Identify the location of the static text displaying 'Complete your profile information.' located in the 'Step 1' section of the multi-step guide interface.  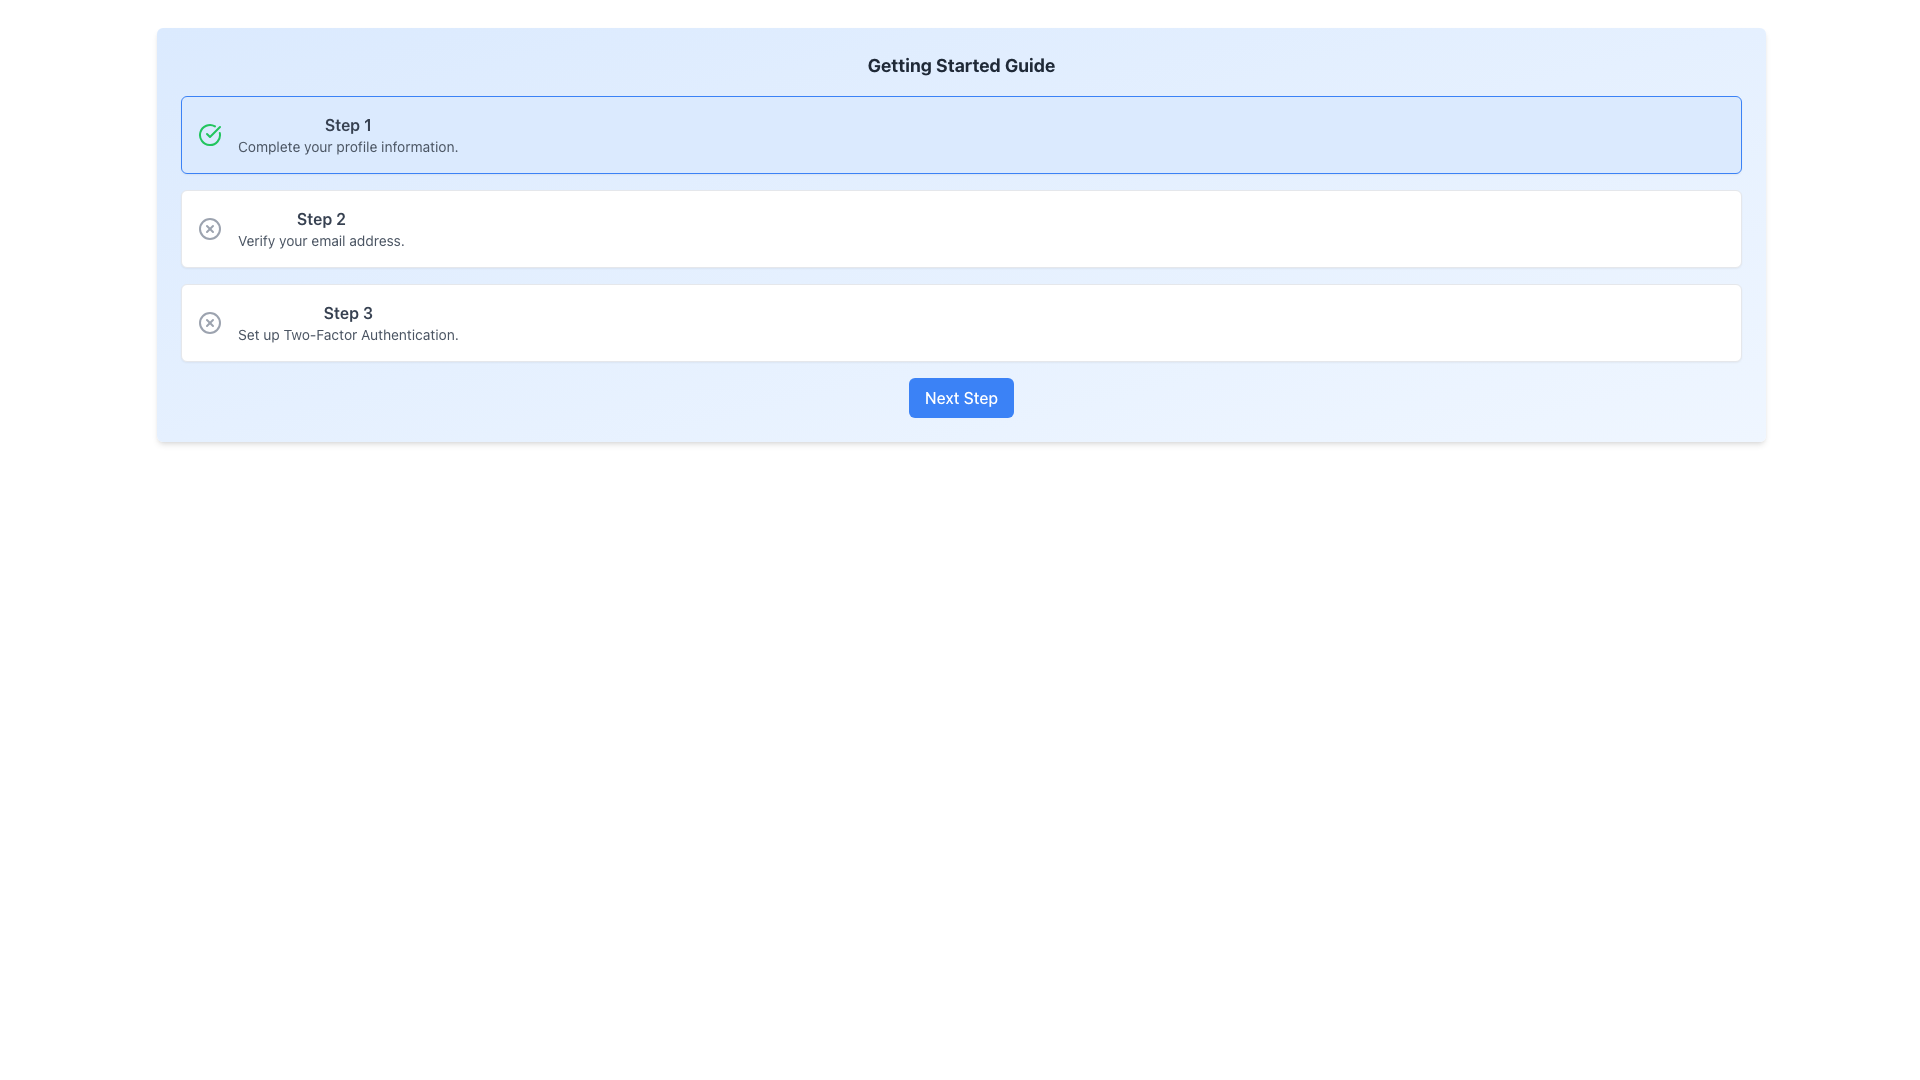
(348, 145).